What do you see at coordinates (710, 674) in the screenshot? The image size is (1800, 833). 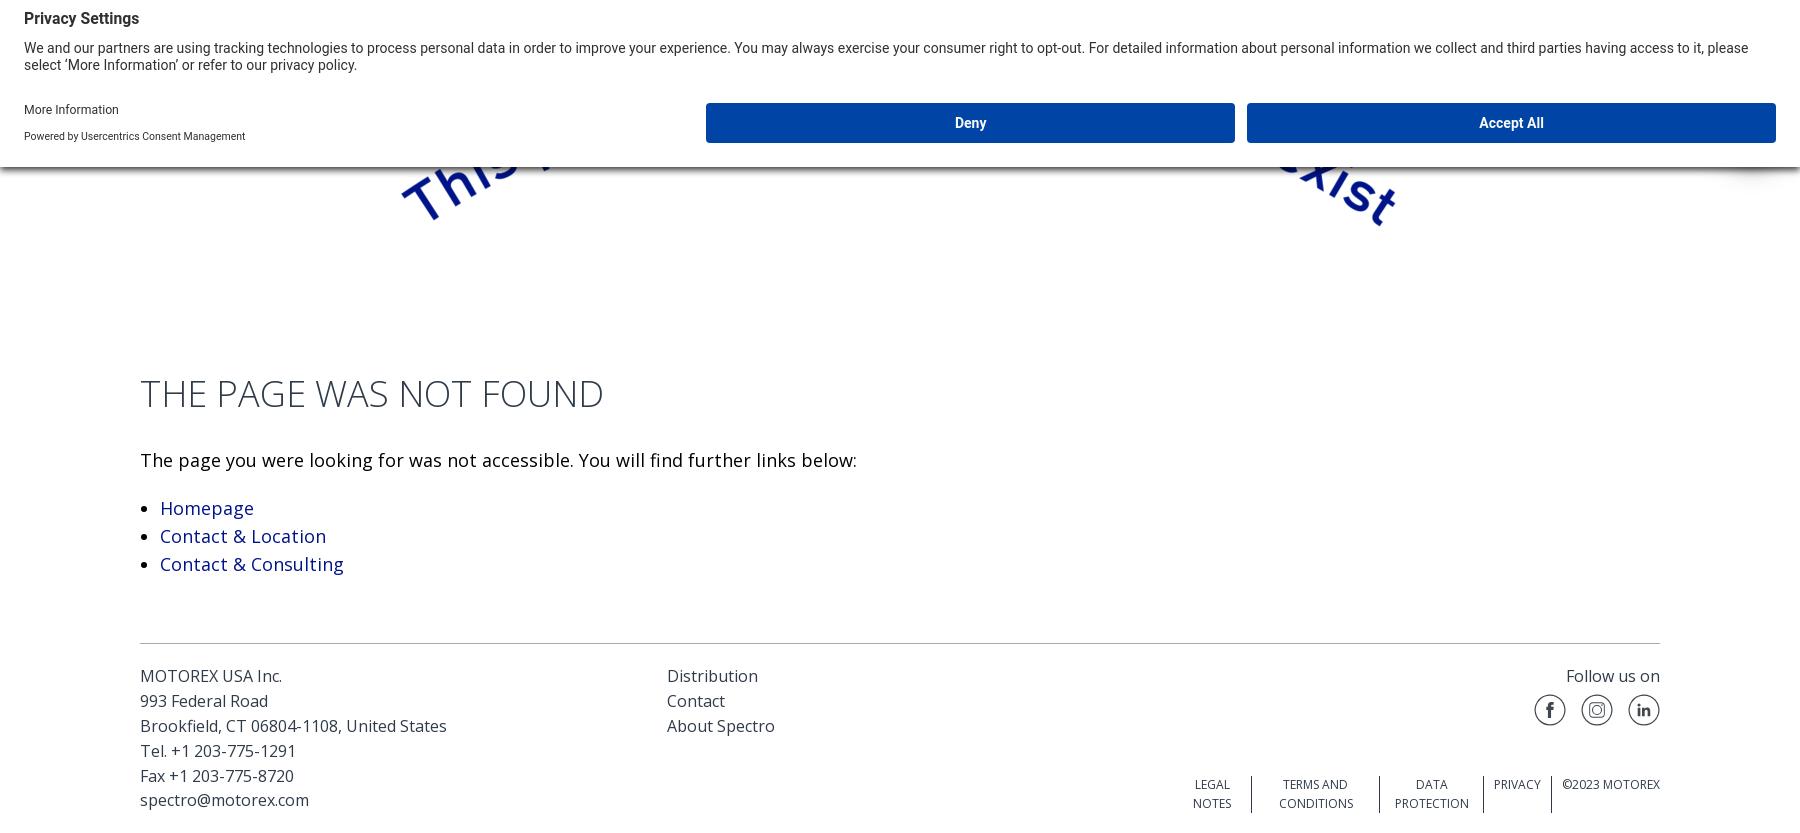 I see `'Distribution'` at bounding box center [710, 674].